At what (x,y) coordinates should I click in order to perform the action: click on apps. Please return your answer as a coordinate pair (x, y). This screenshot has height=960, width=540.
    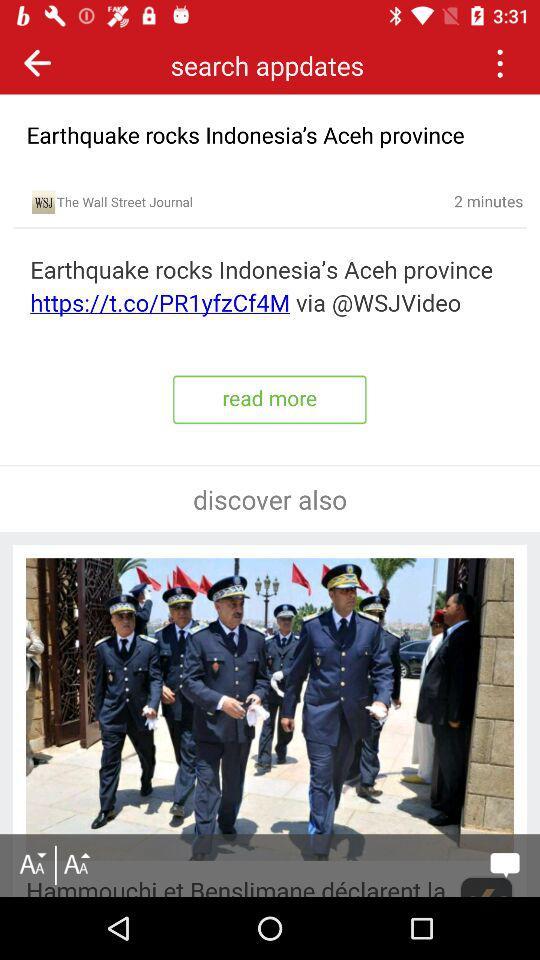
    Looking at the image, I should click on (498, 62).